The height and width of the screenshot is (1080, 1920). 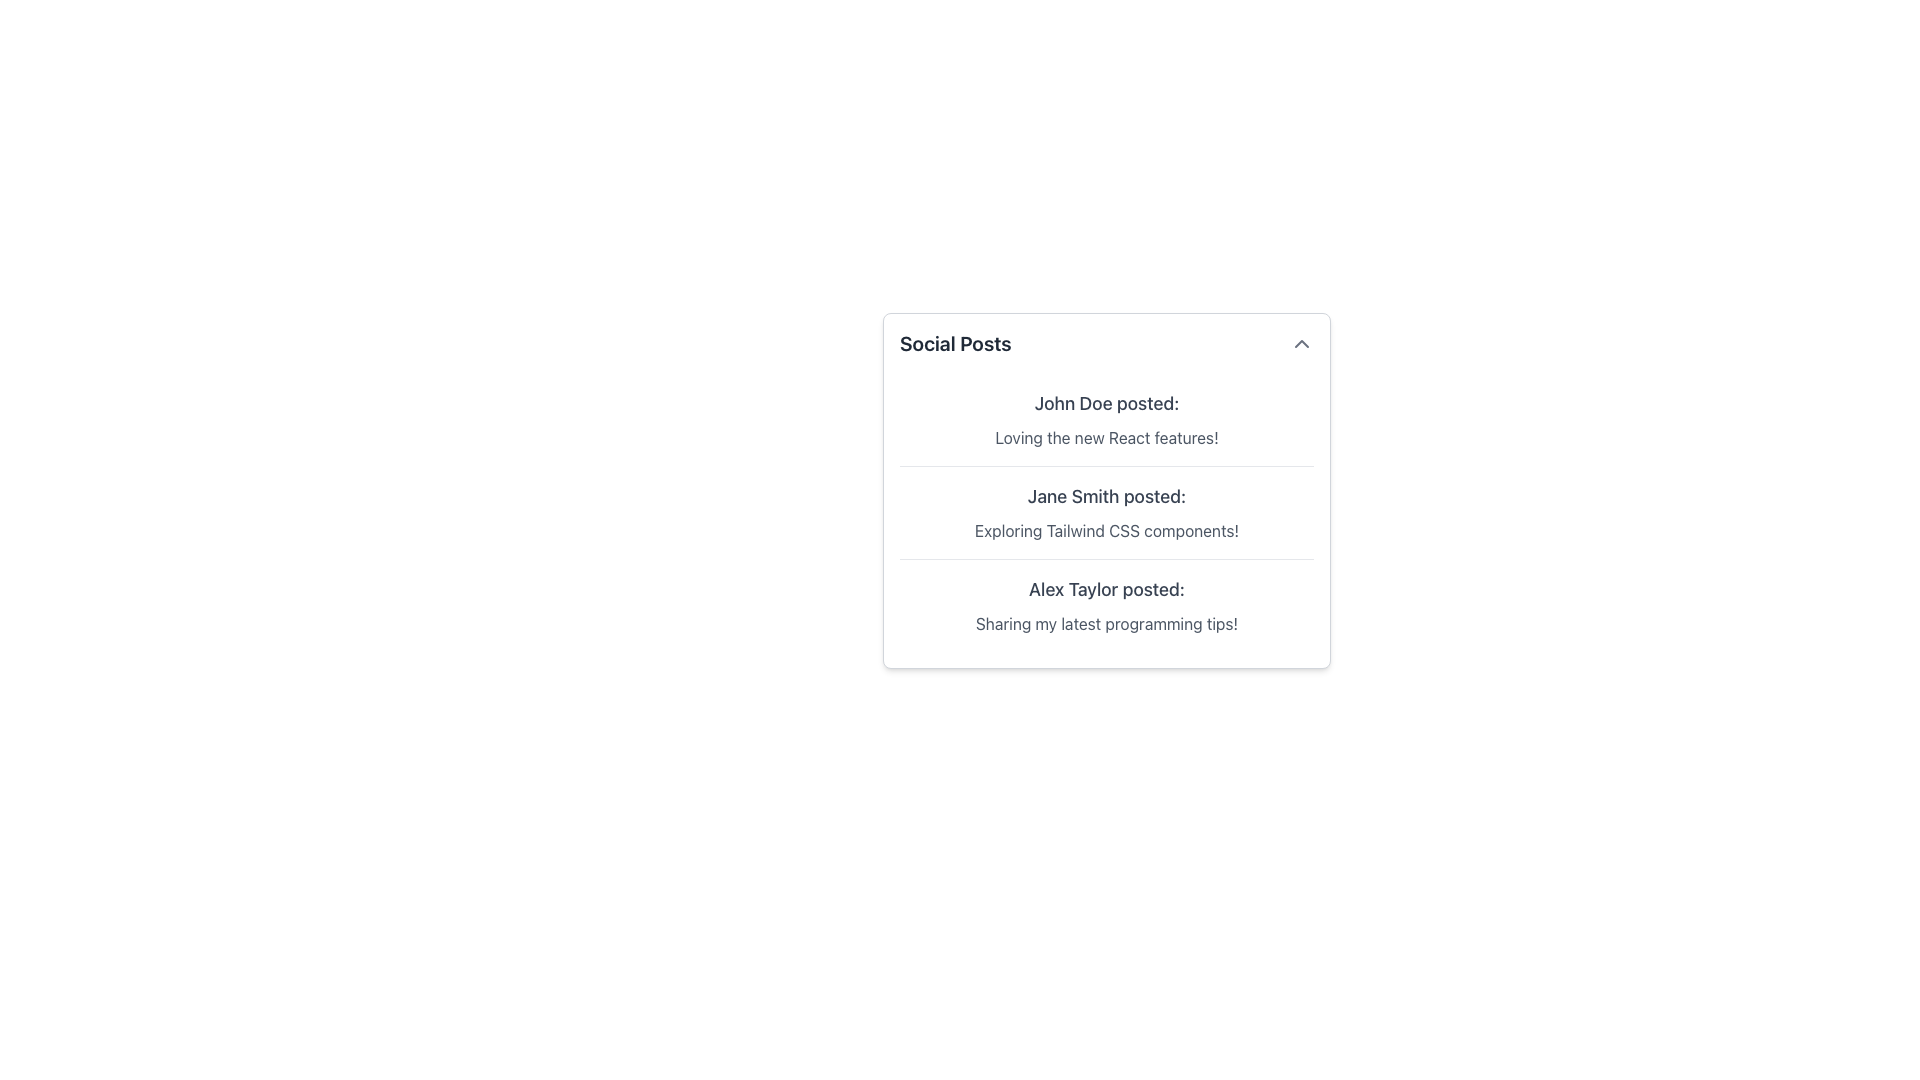 What do you see at coordinates (954, 342) in the screenshot?
I see `on the Text Label that serves as a header for social posts` at bounding box center [954, 342].